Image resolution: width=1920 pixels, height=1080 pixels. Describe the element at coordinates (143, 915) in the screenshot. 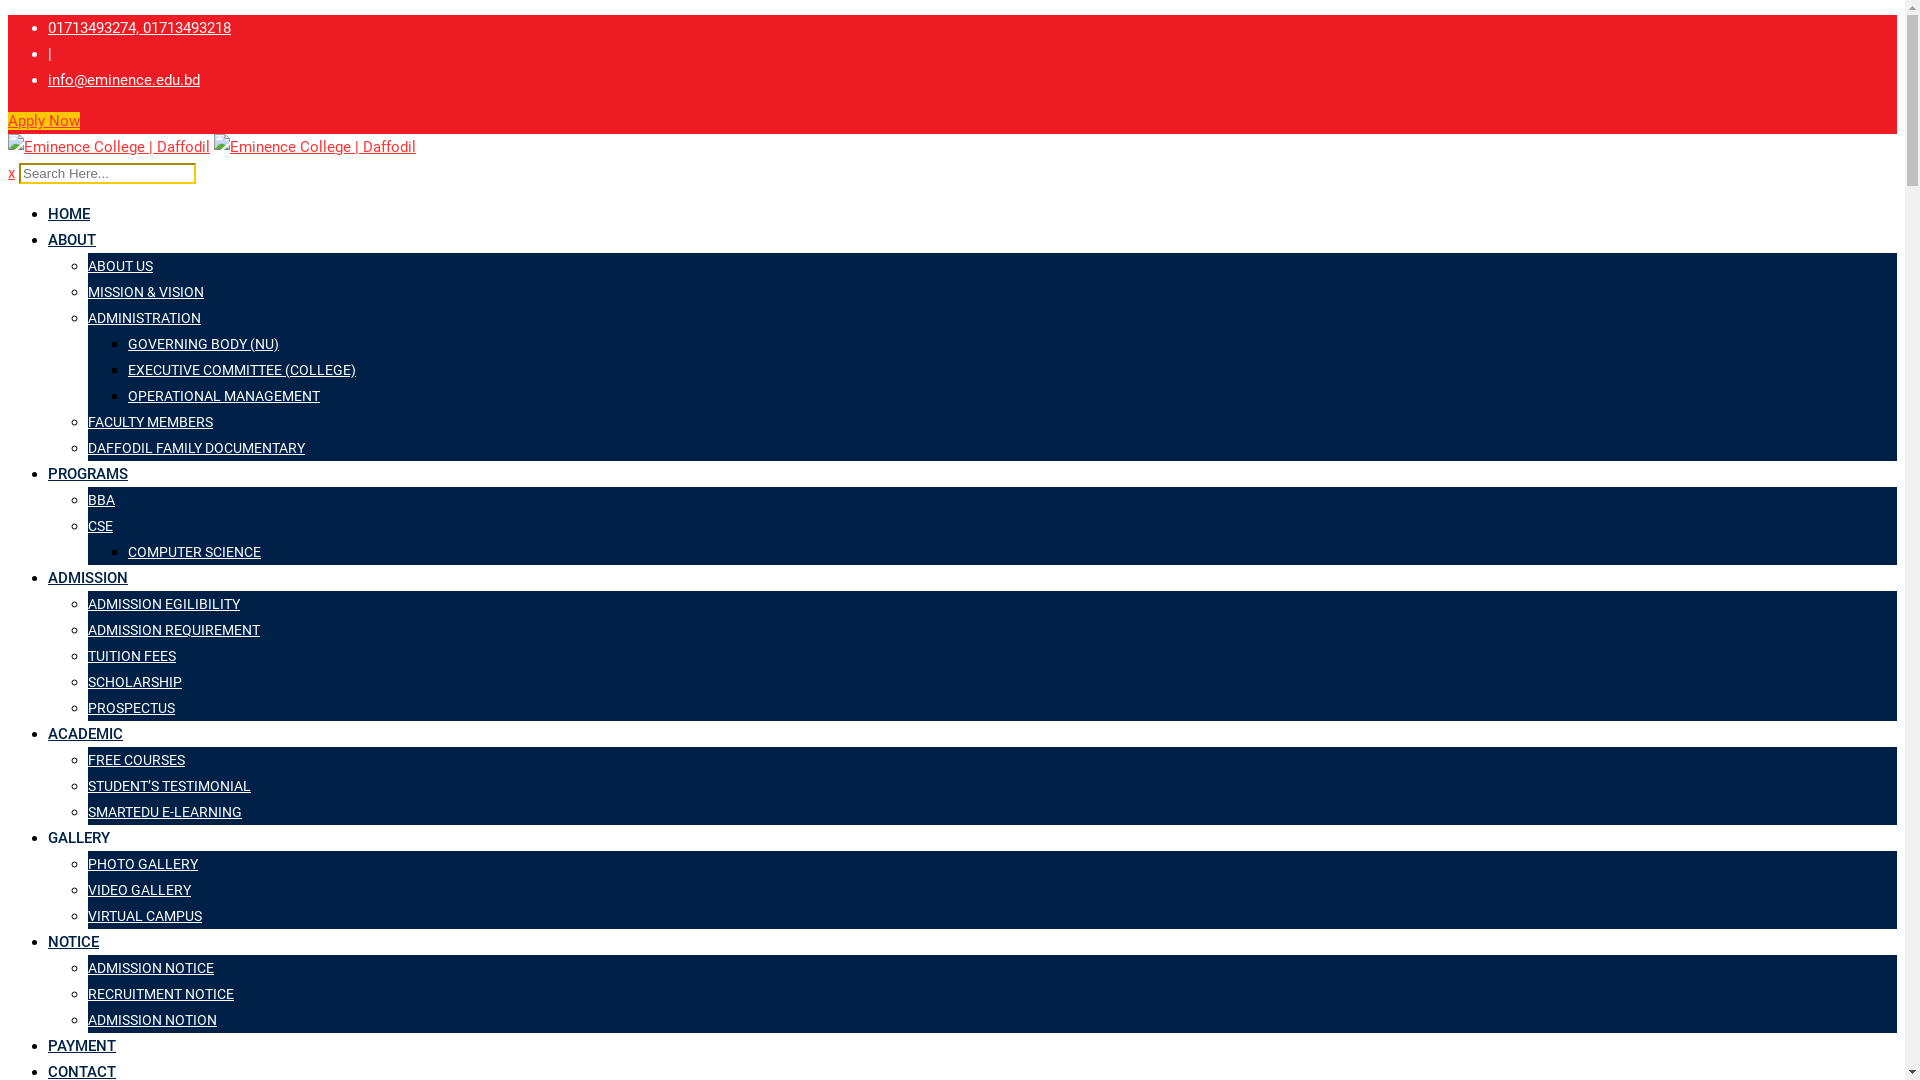

I see `'VIRTUAL CAMPUS'` at that location.